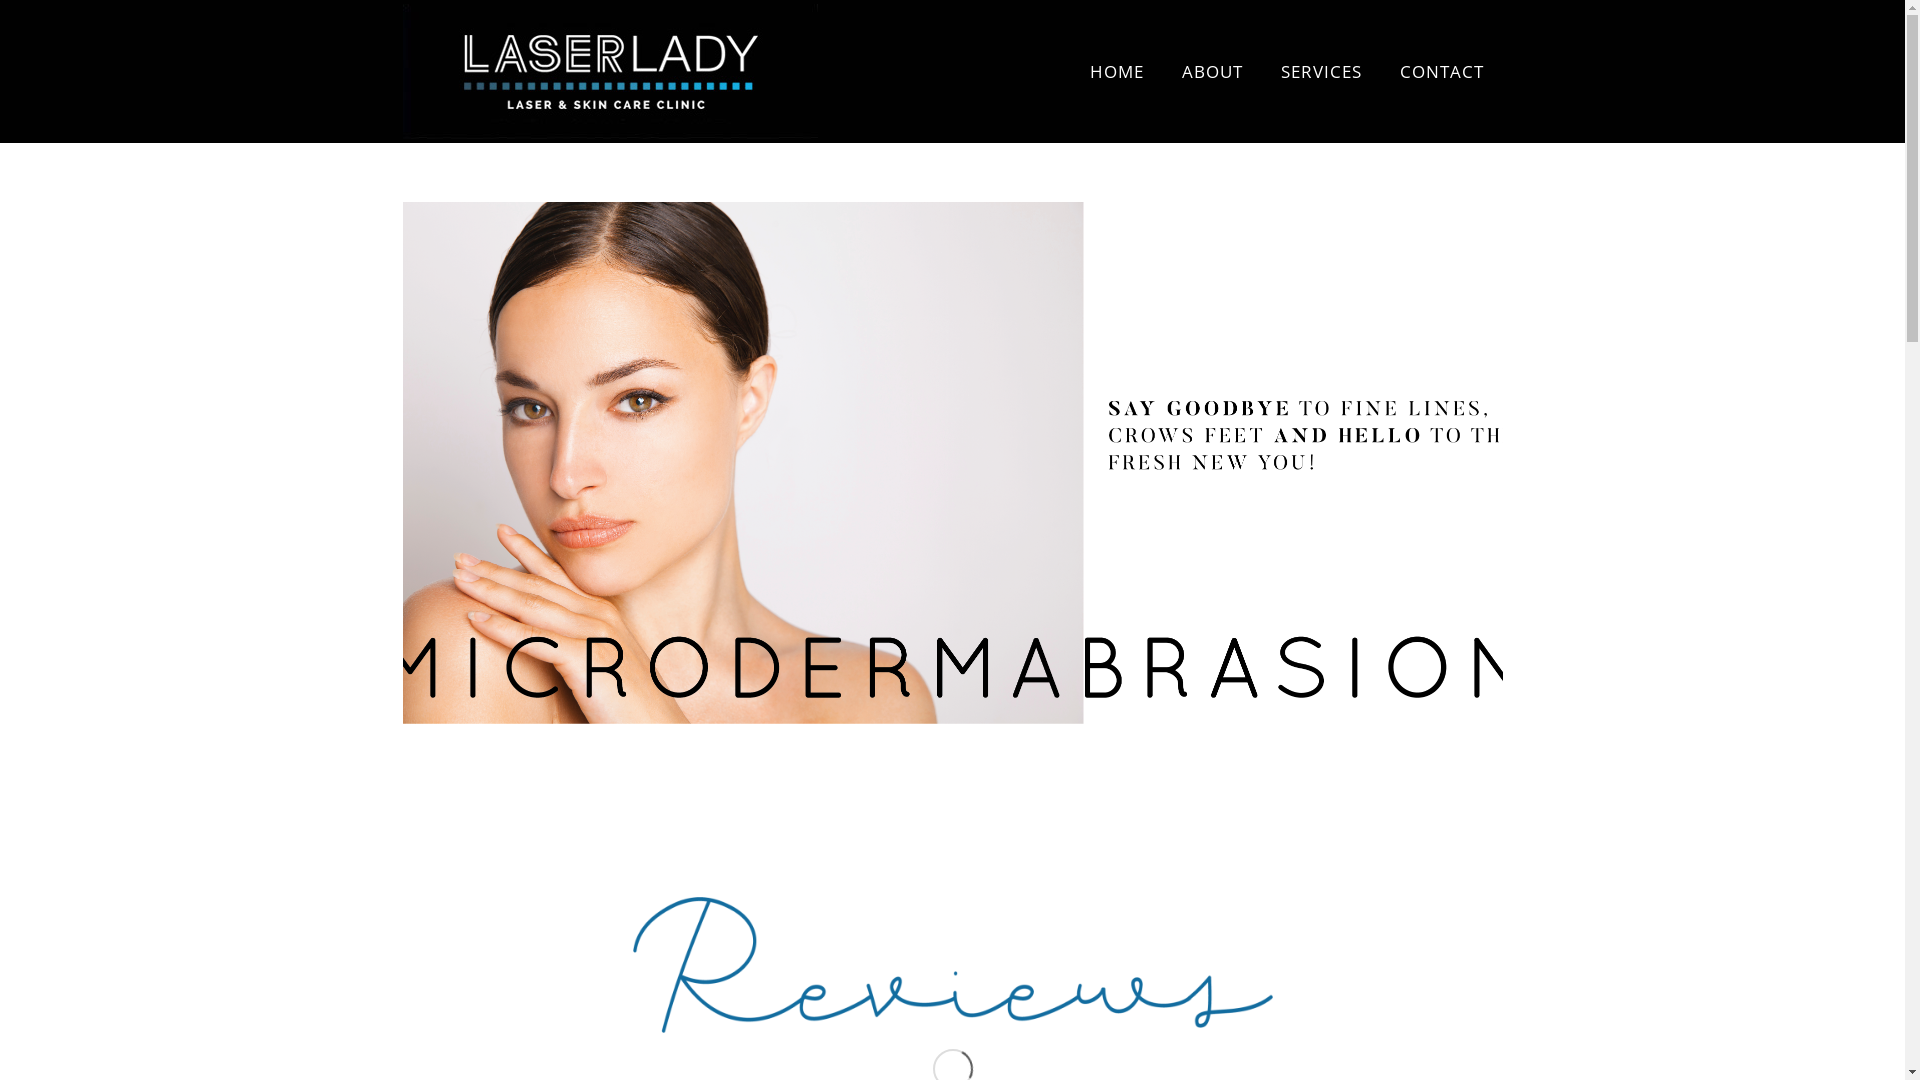 The width and height of the screenshot is (1920, 1080). Describe the element at coordinates (1440, 70) in the screenshot. I see `'CONTACT'` at that location.